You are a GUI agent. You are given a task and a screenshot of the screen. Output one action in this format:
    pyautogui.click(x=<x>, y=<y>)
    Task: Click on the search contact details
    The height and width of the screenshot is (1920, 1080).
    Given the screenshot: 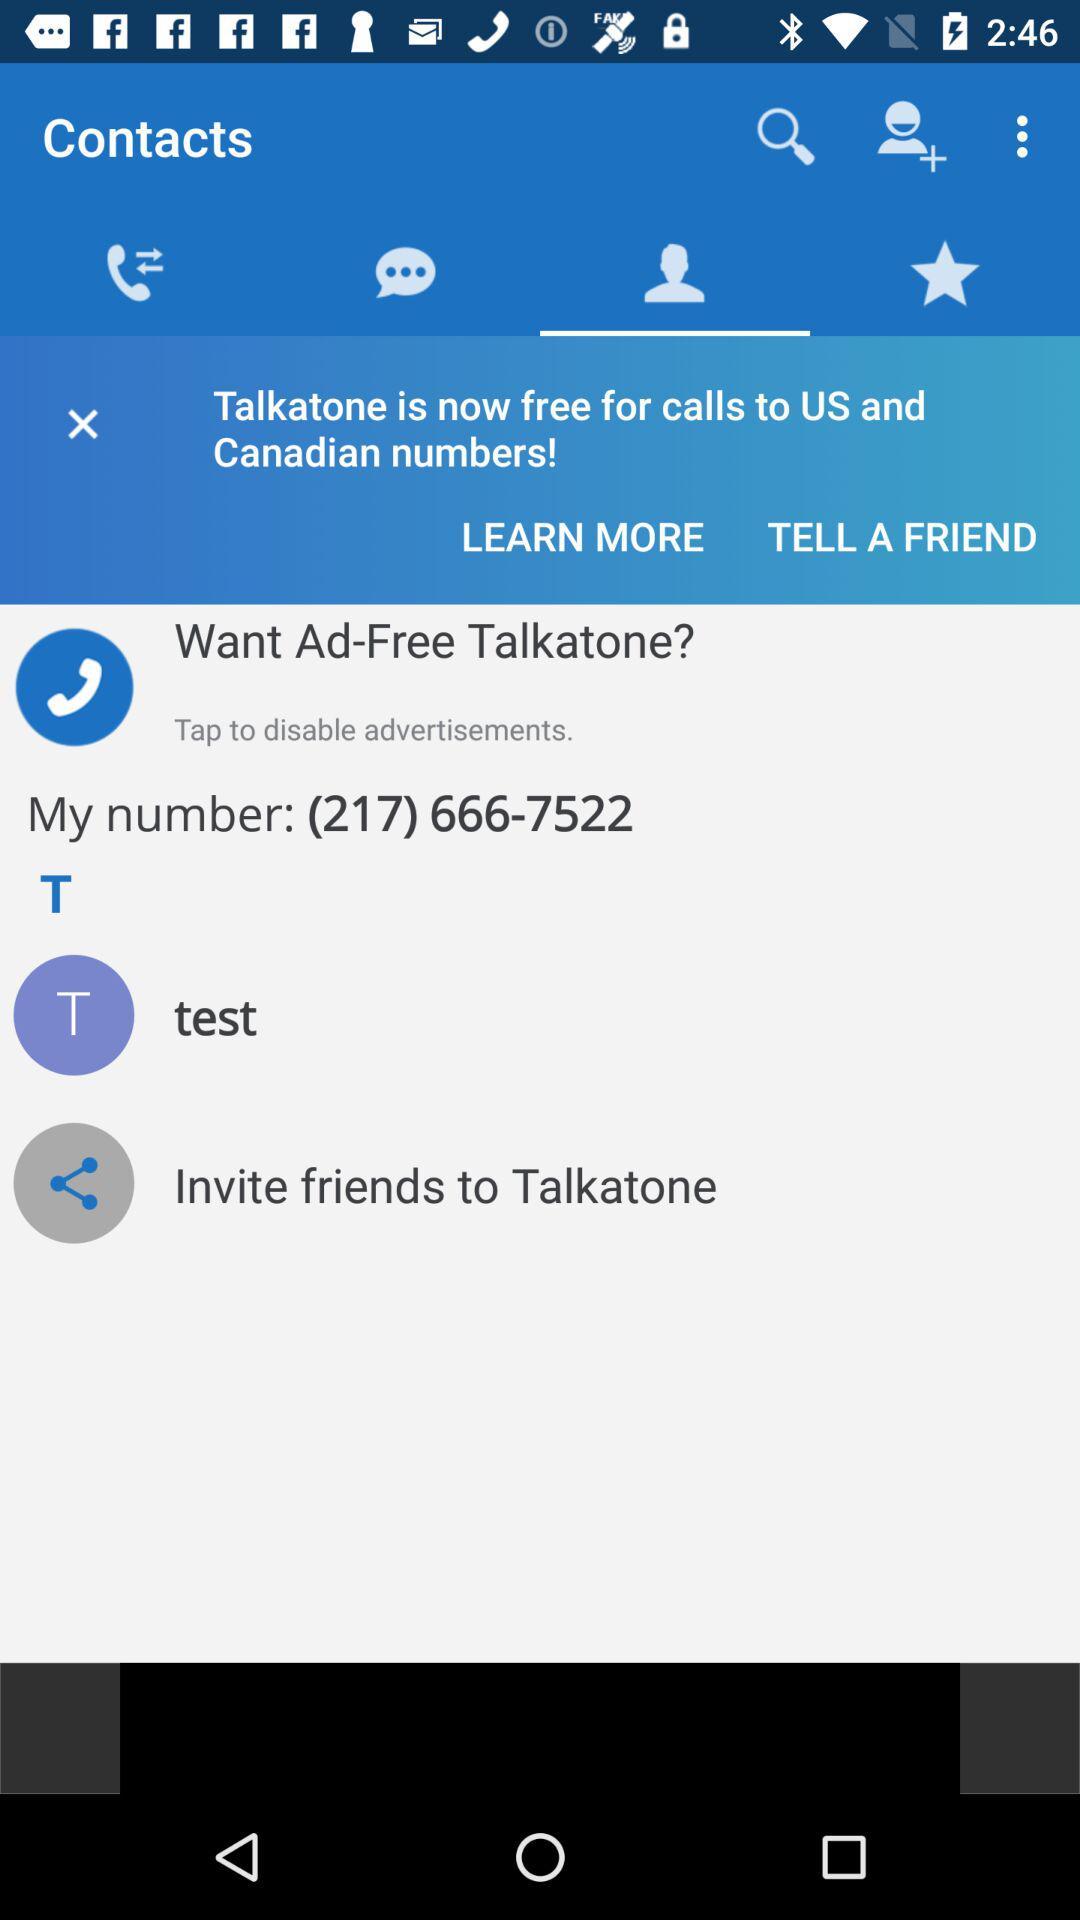 What is the action you would take?
    pyautogui.click(x=785, y=135)
    